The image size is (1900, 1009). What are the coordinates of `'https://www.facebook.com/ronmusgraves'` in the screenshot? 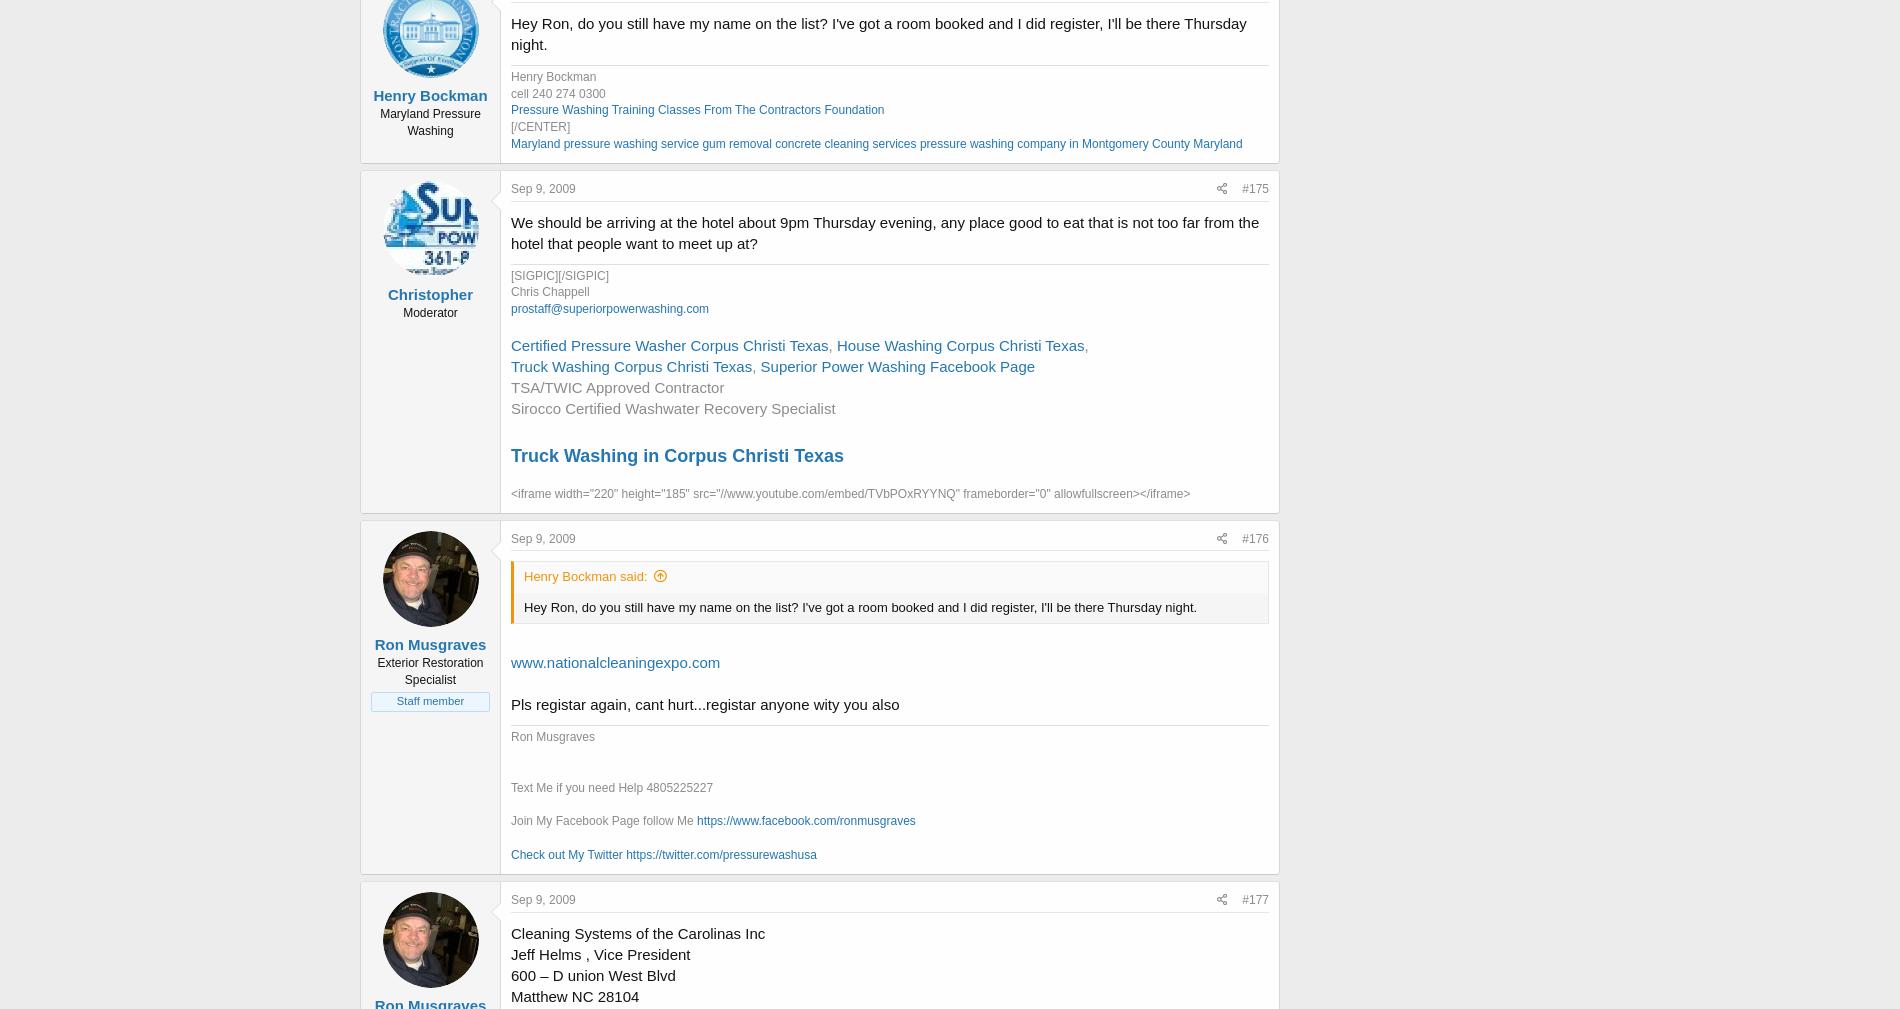 It's located at (804, 821).